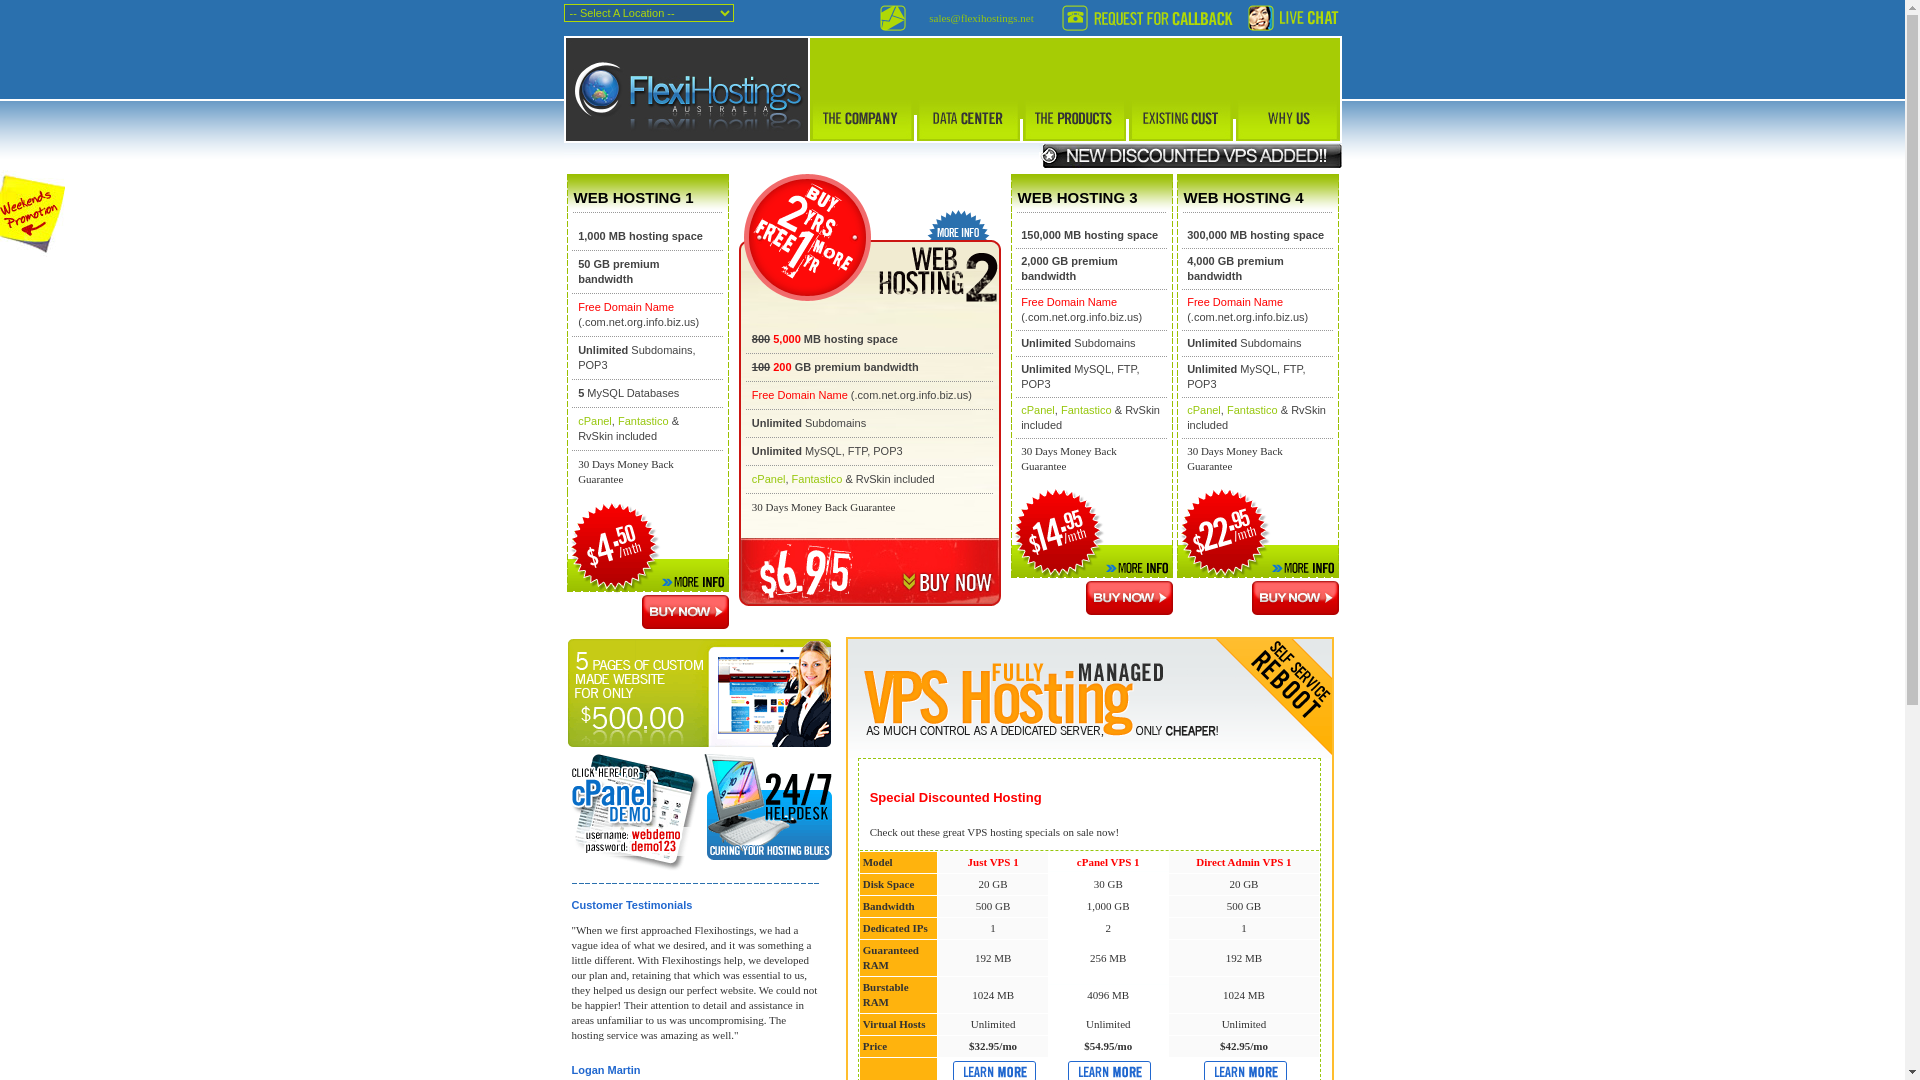 The width and height of the screenshot is (1920, 1080). I want to click on 'cPanel', so click(1203, 408).